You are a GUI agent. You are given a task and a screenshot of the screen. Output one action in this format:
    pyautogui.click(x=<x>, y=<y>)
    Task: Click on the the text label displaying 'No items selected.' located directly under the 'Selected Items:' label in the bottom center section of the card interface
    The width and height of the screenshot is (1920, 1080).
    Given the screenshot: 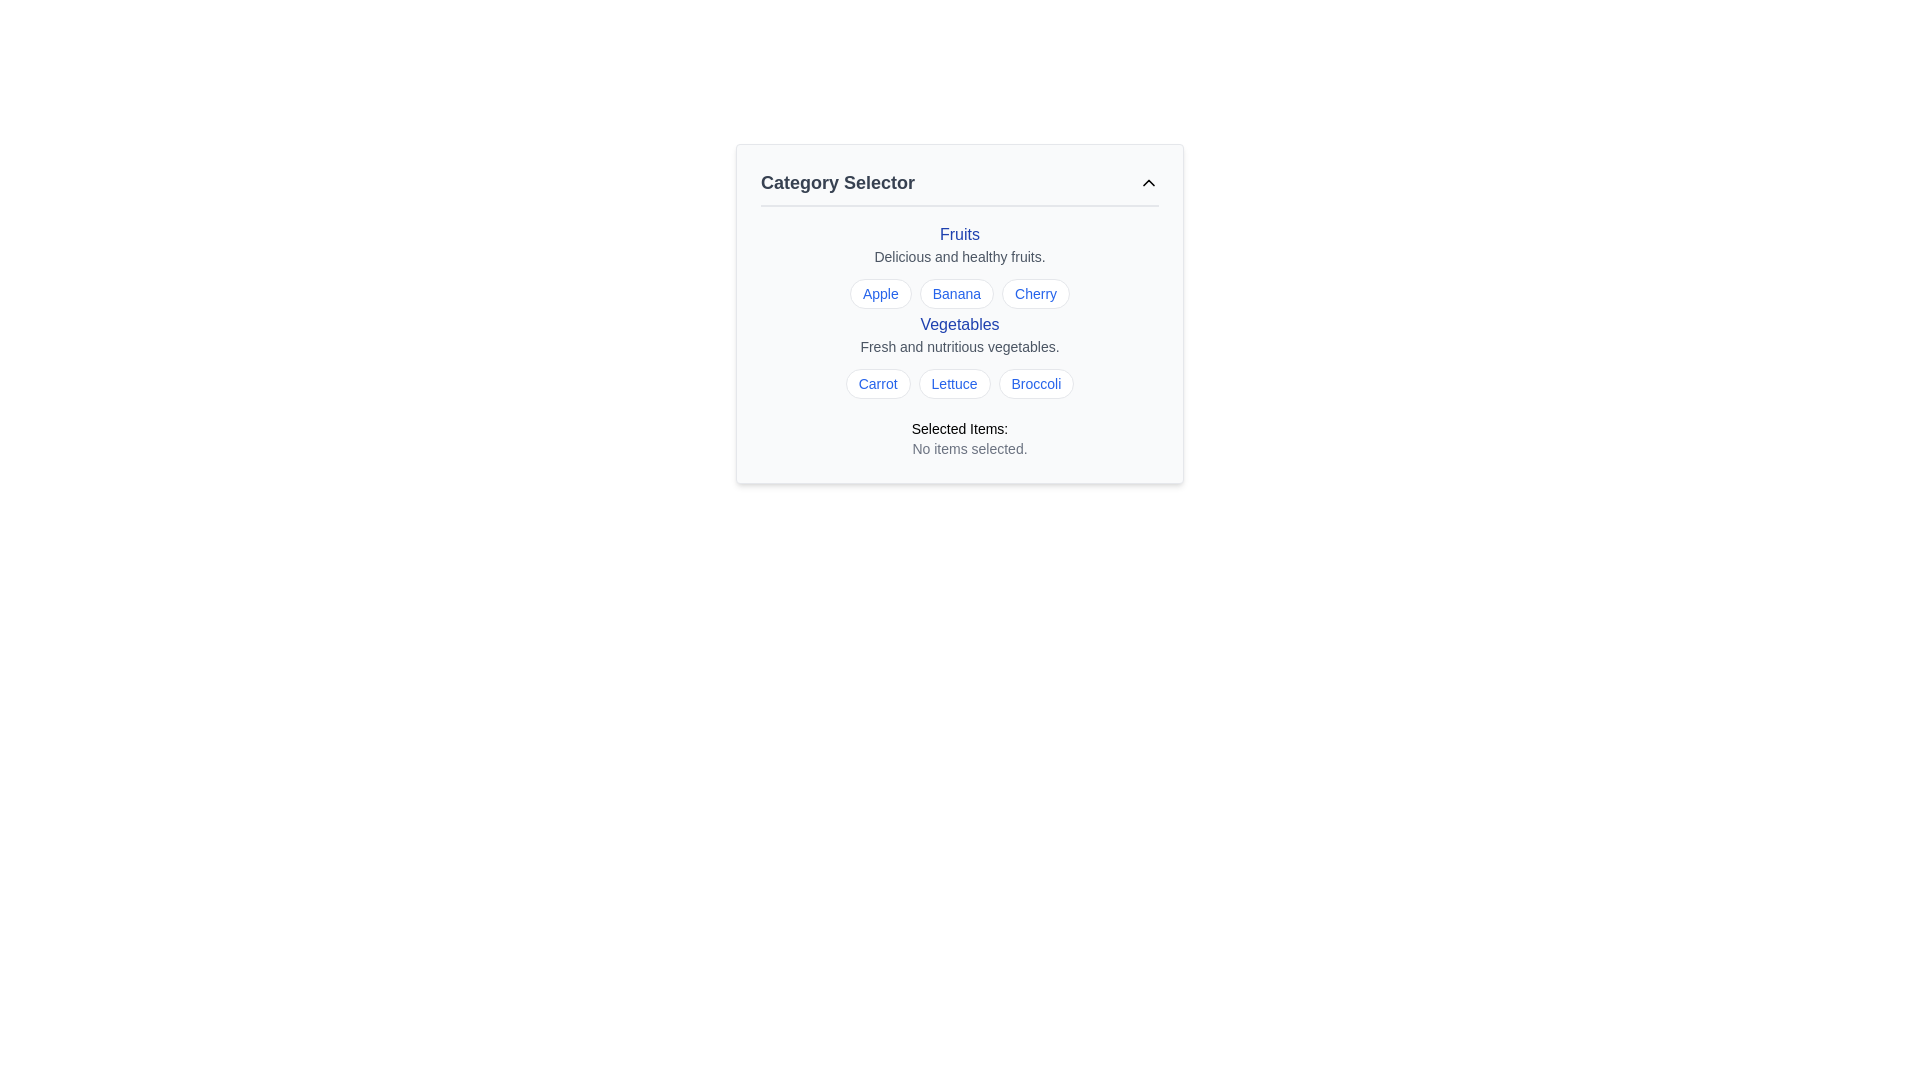 What is the action you would take?
    pyautogui.click(x=960, y=447)
    